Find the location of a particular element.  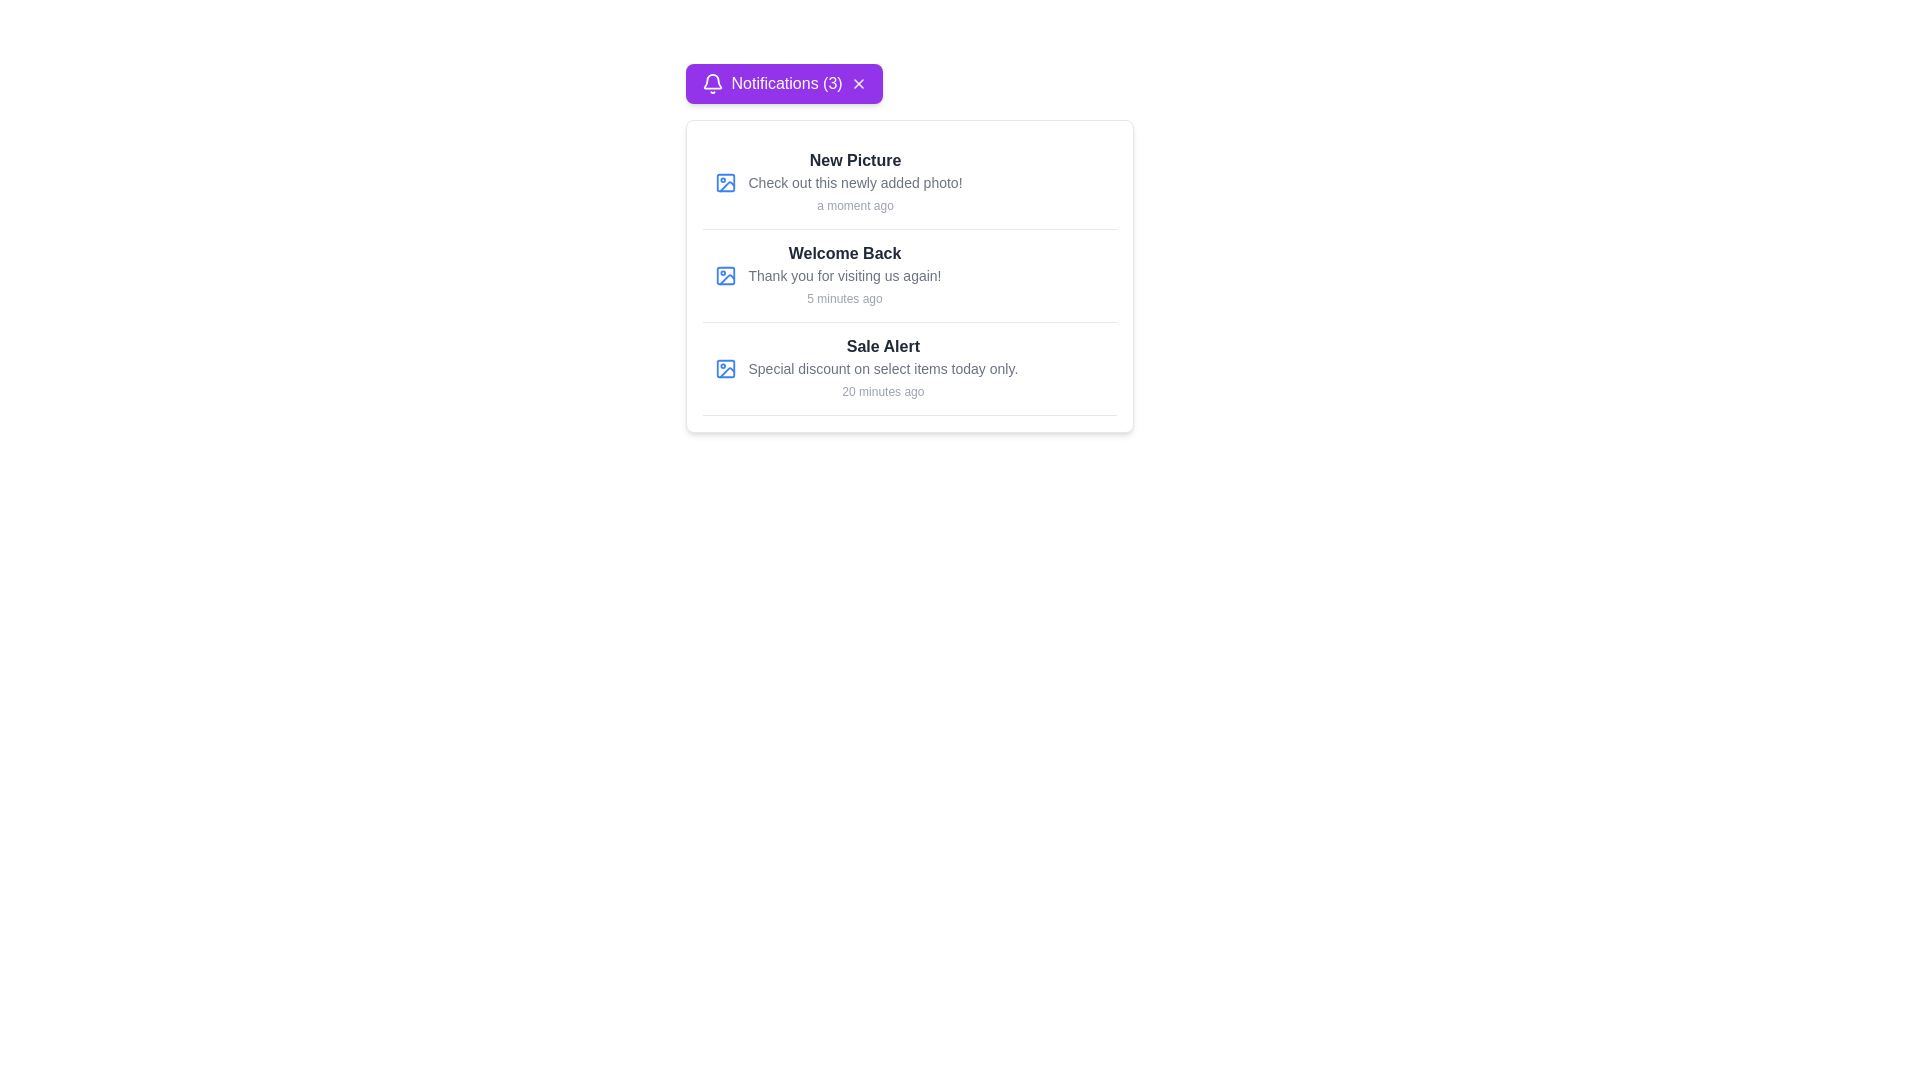

the second notification item in the vertical list, which conveys a greeting to the user with a timestamp is located at coordinates (844, 276).